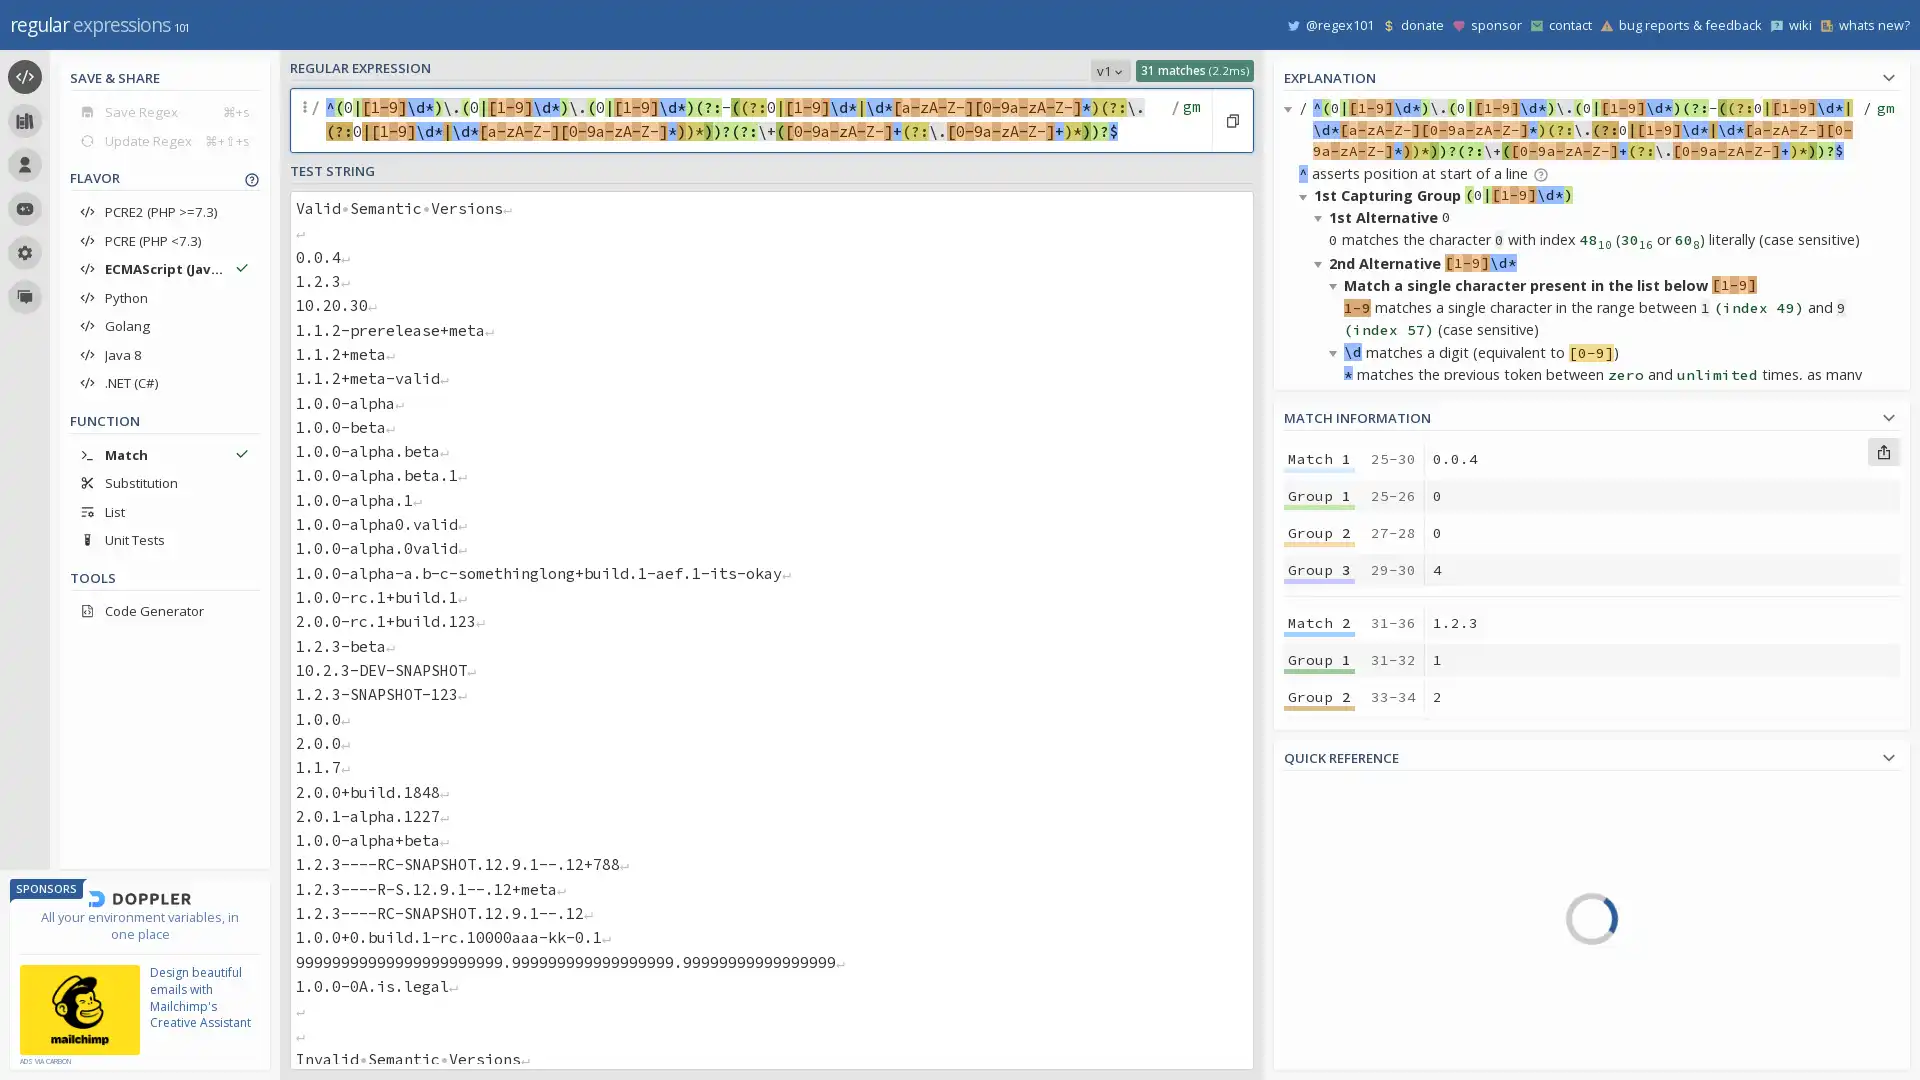 The image size is (1920, 1080). Describe the element at coordinates (1336, 600) in the screenshot. I see `Collapse Subtree` at that location.